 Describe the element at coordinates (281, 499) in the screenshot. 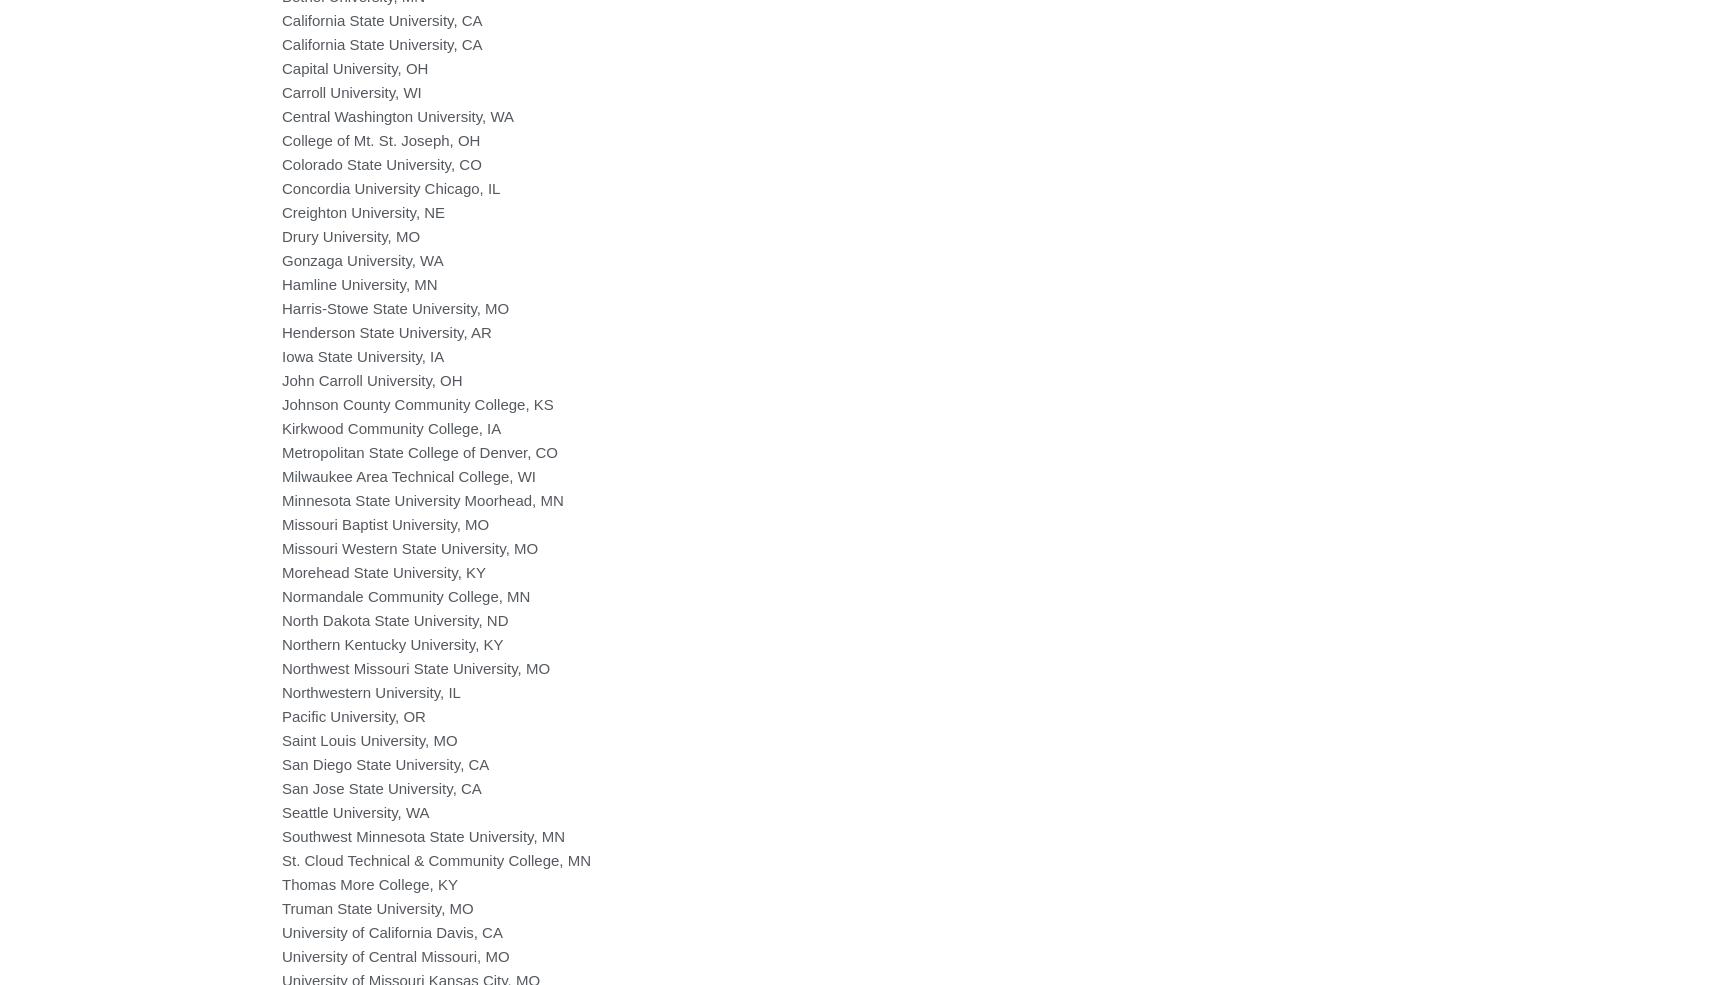

I see `'Minnesota State University Moorhead, MN'` at that location.